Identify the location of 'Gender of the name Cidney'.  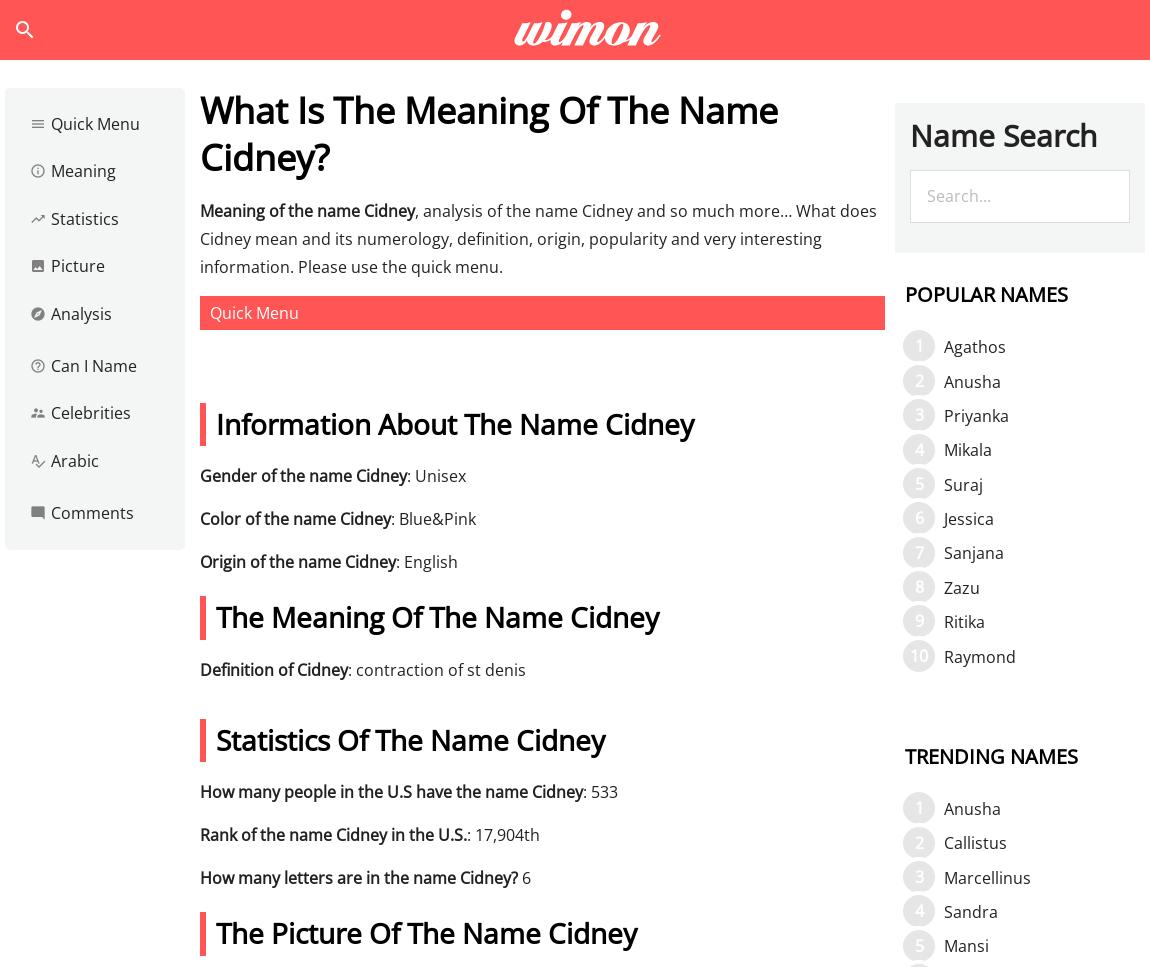
(303, 475).